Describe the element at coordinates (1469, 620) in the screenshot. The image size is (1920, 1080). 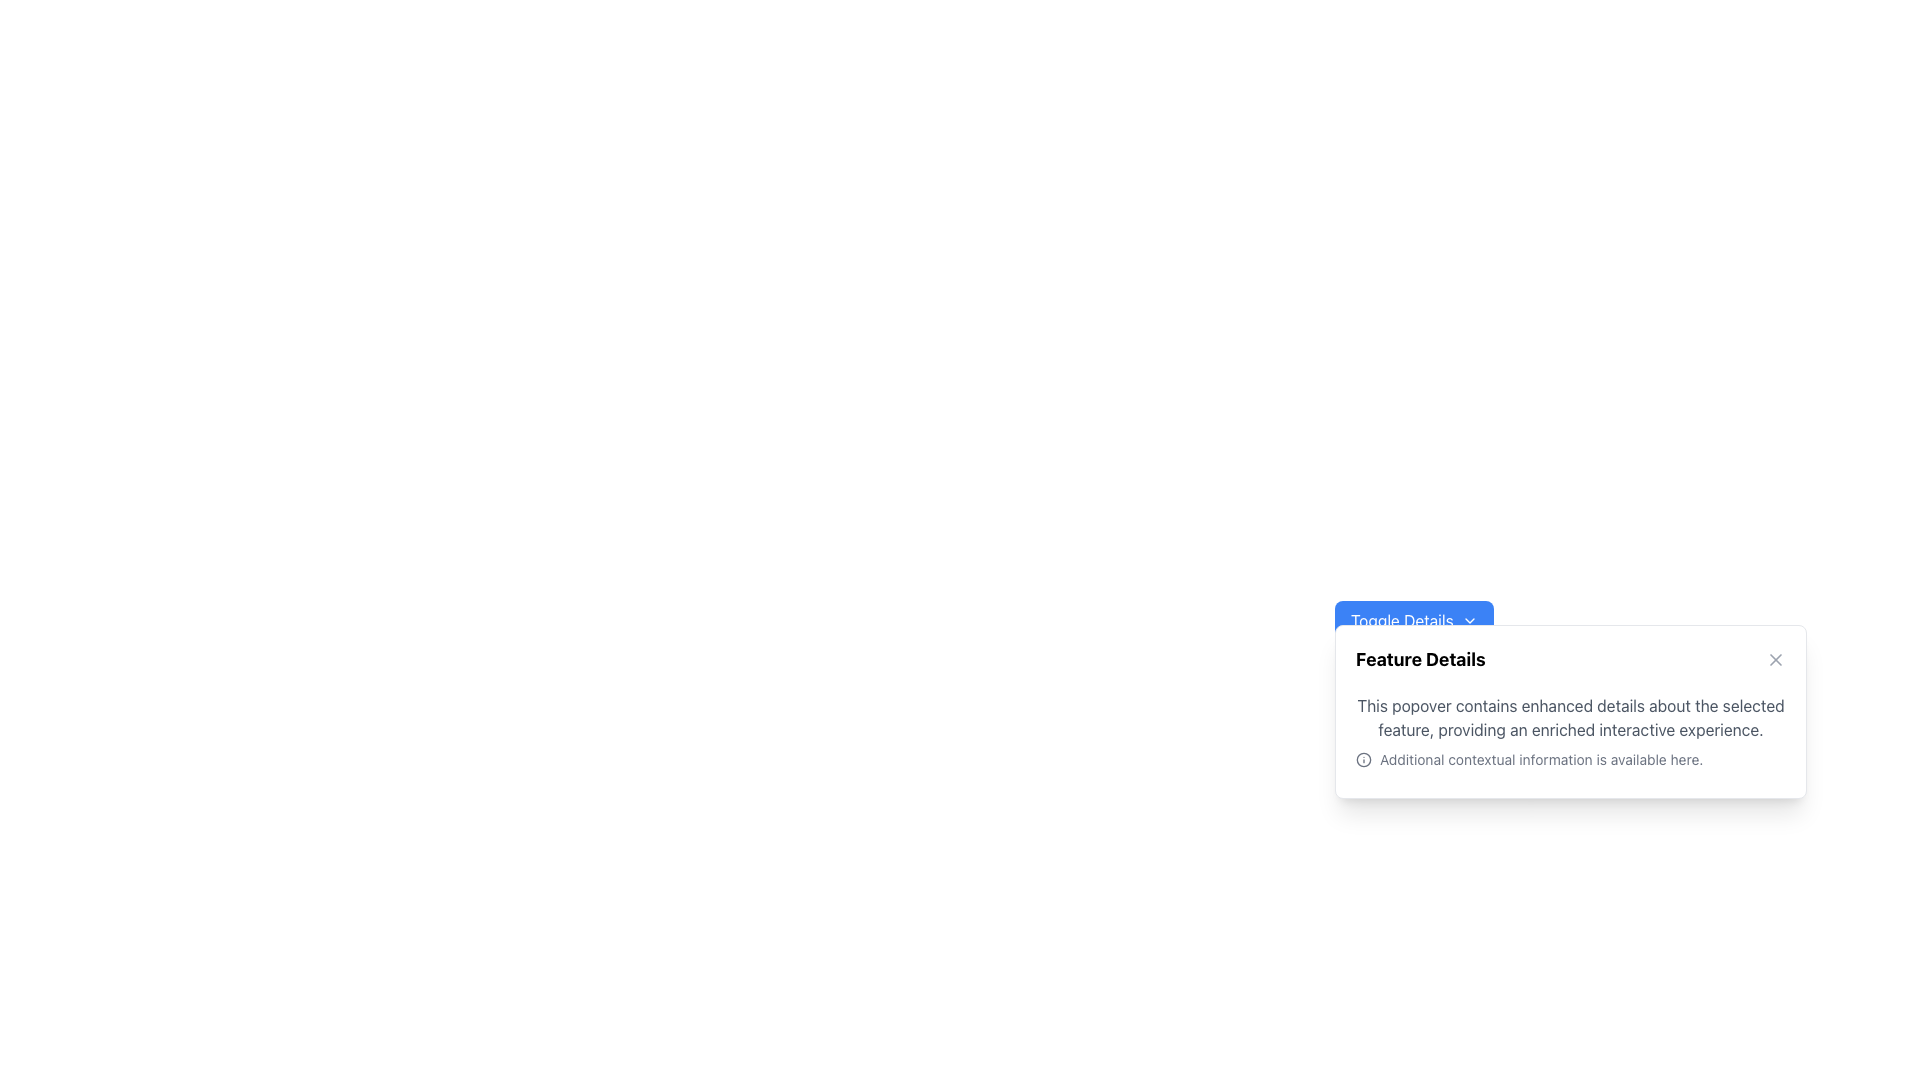
I see `the chevron icon located to the right of the 'Toggle Details' text within the blue button` at that location.